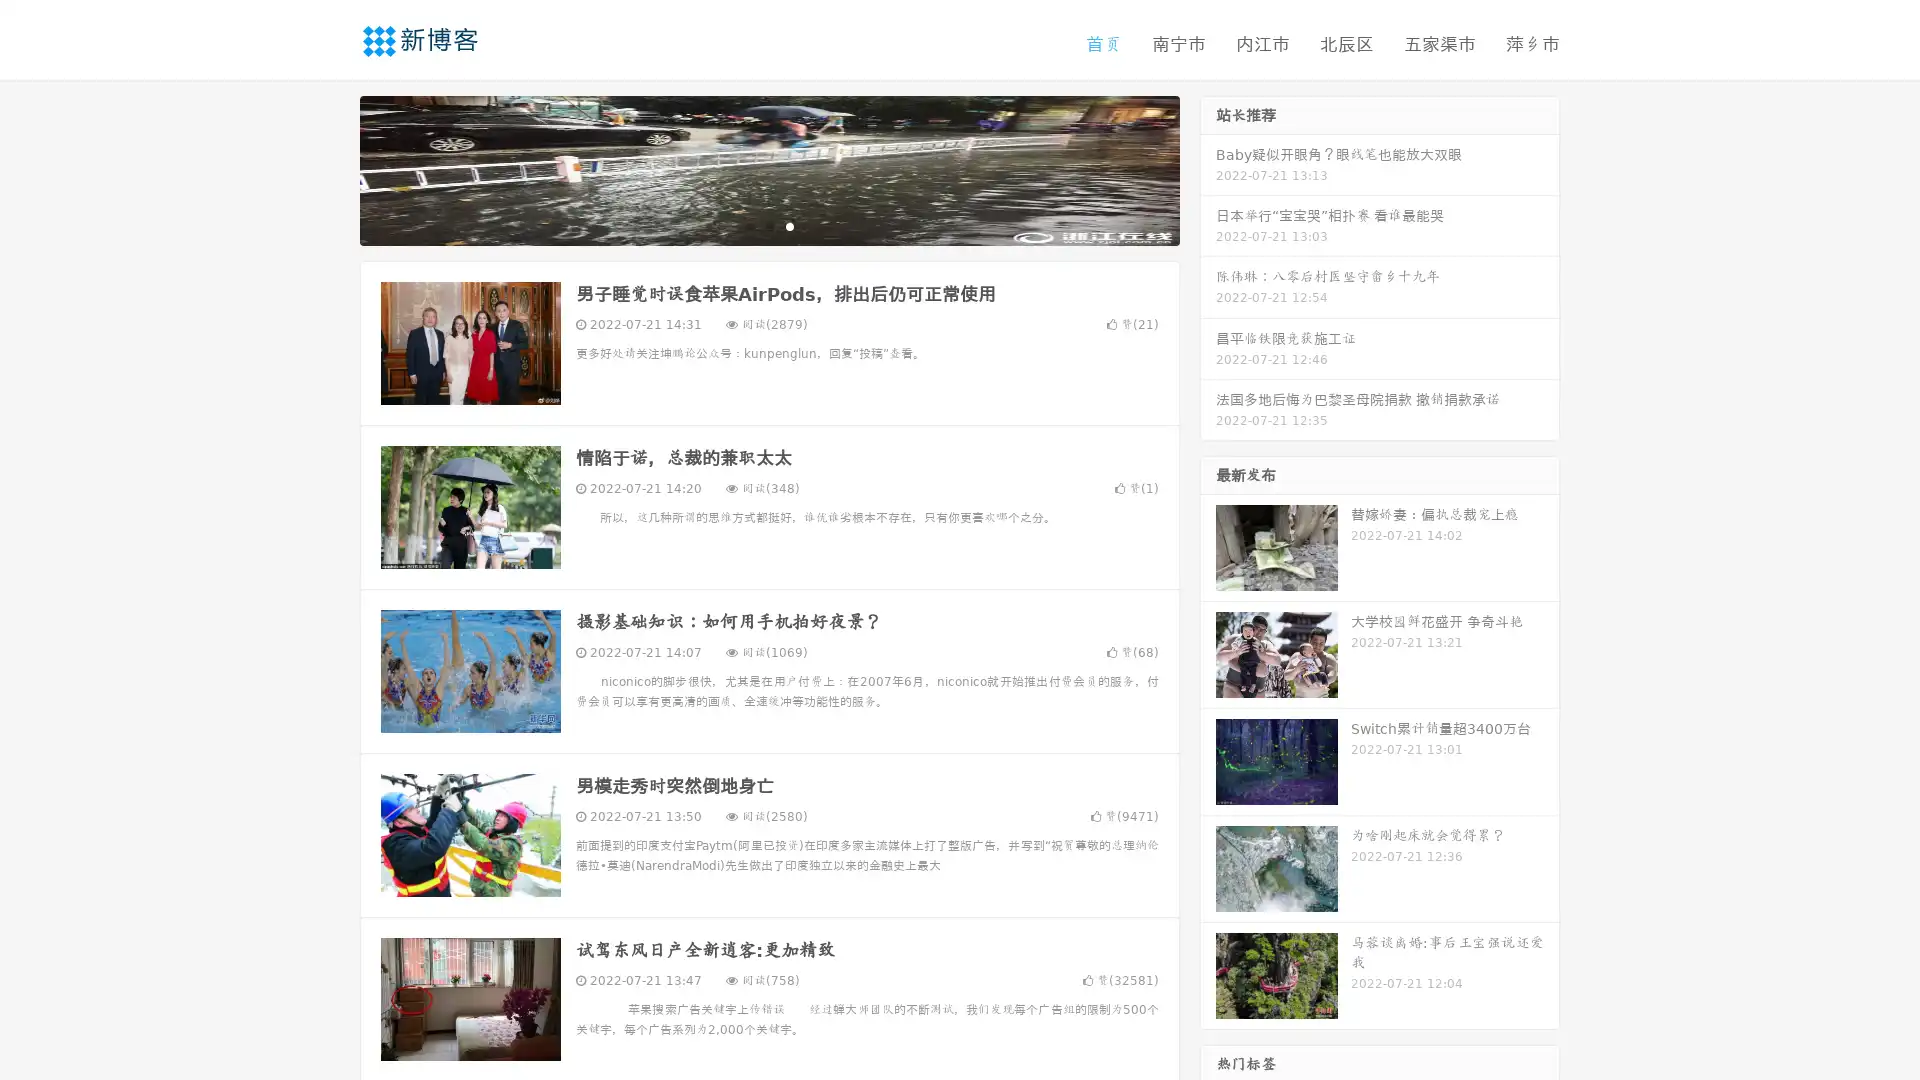 The height and width of the screenshot is (1080, 1920). What do you see at coordinates (768, 225) in the screenshot?
I see `Go to slide 2` at bounding box center [768, 225].